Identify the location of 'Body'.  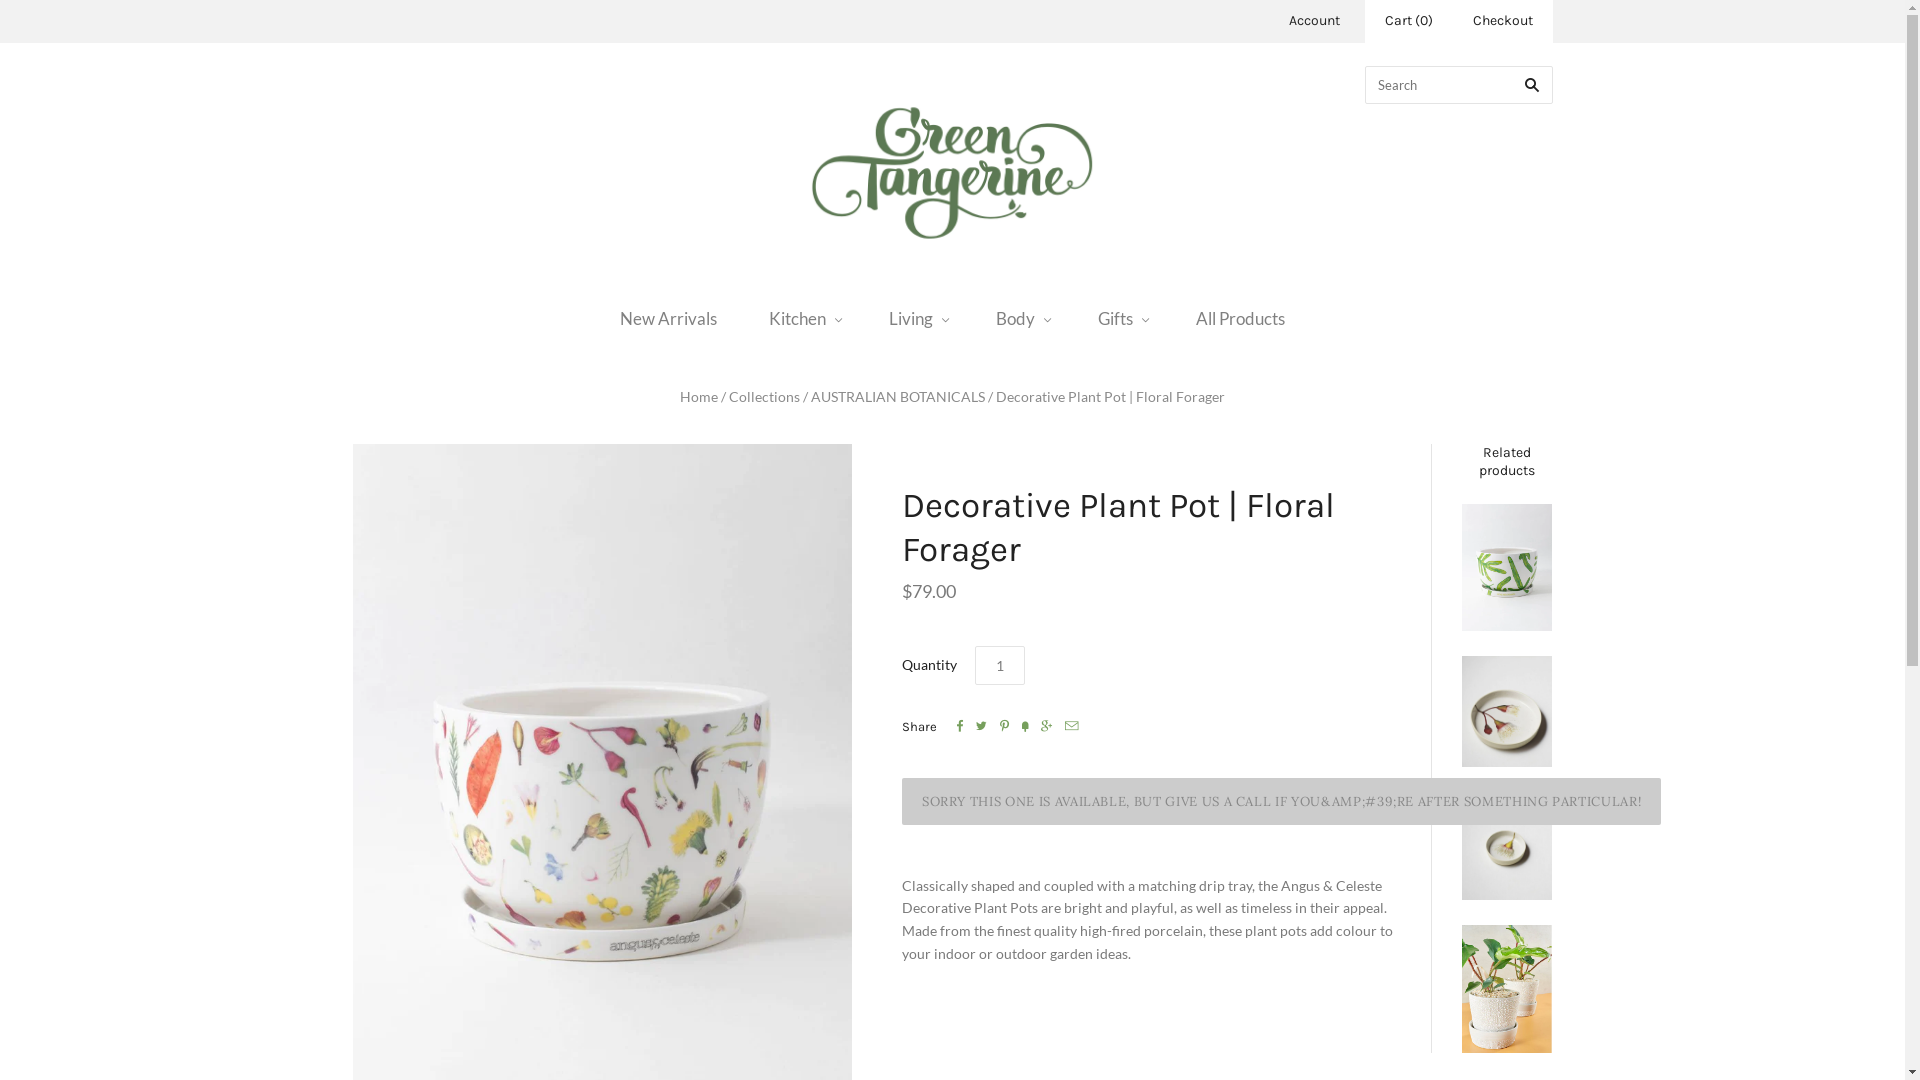
(1021, 317).